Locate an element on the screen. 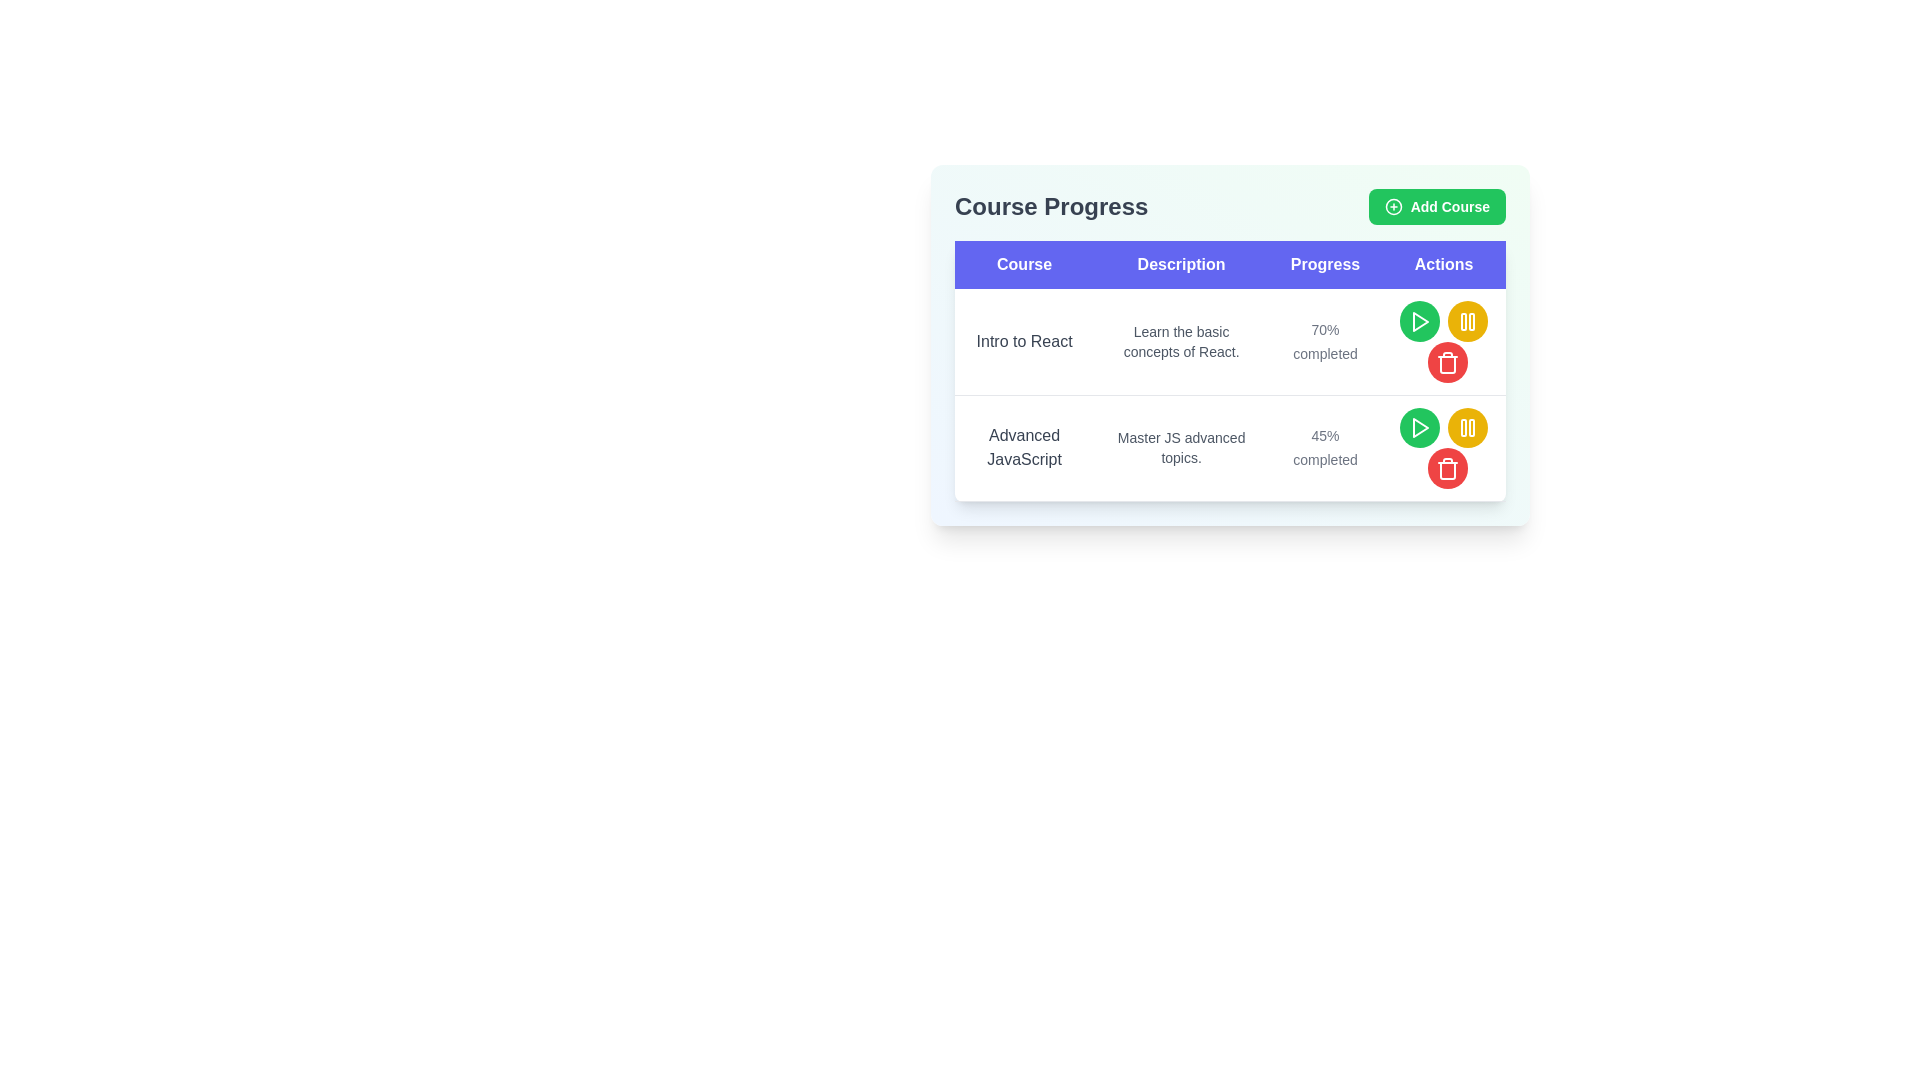 The width and height of the screenshot is (1920, 1080). the icon of the 'Add Course' button, which is aligned to the left of the text 'Add Course' is located at coordinates (1392, 207).